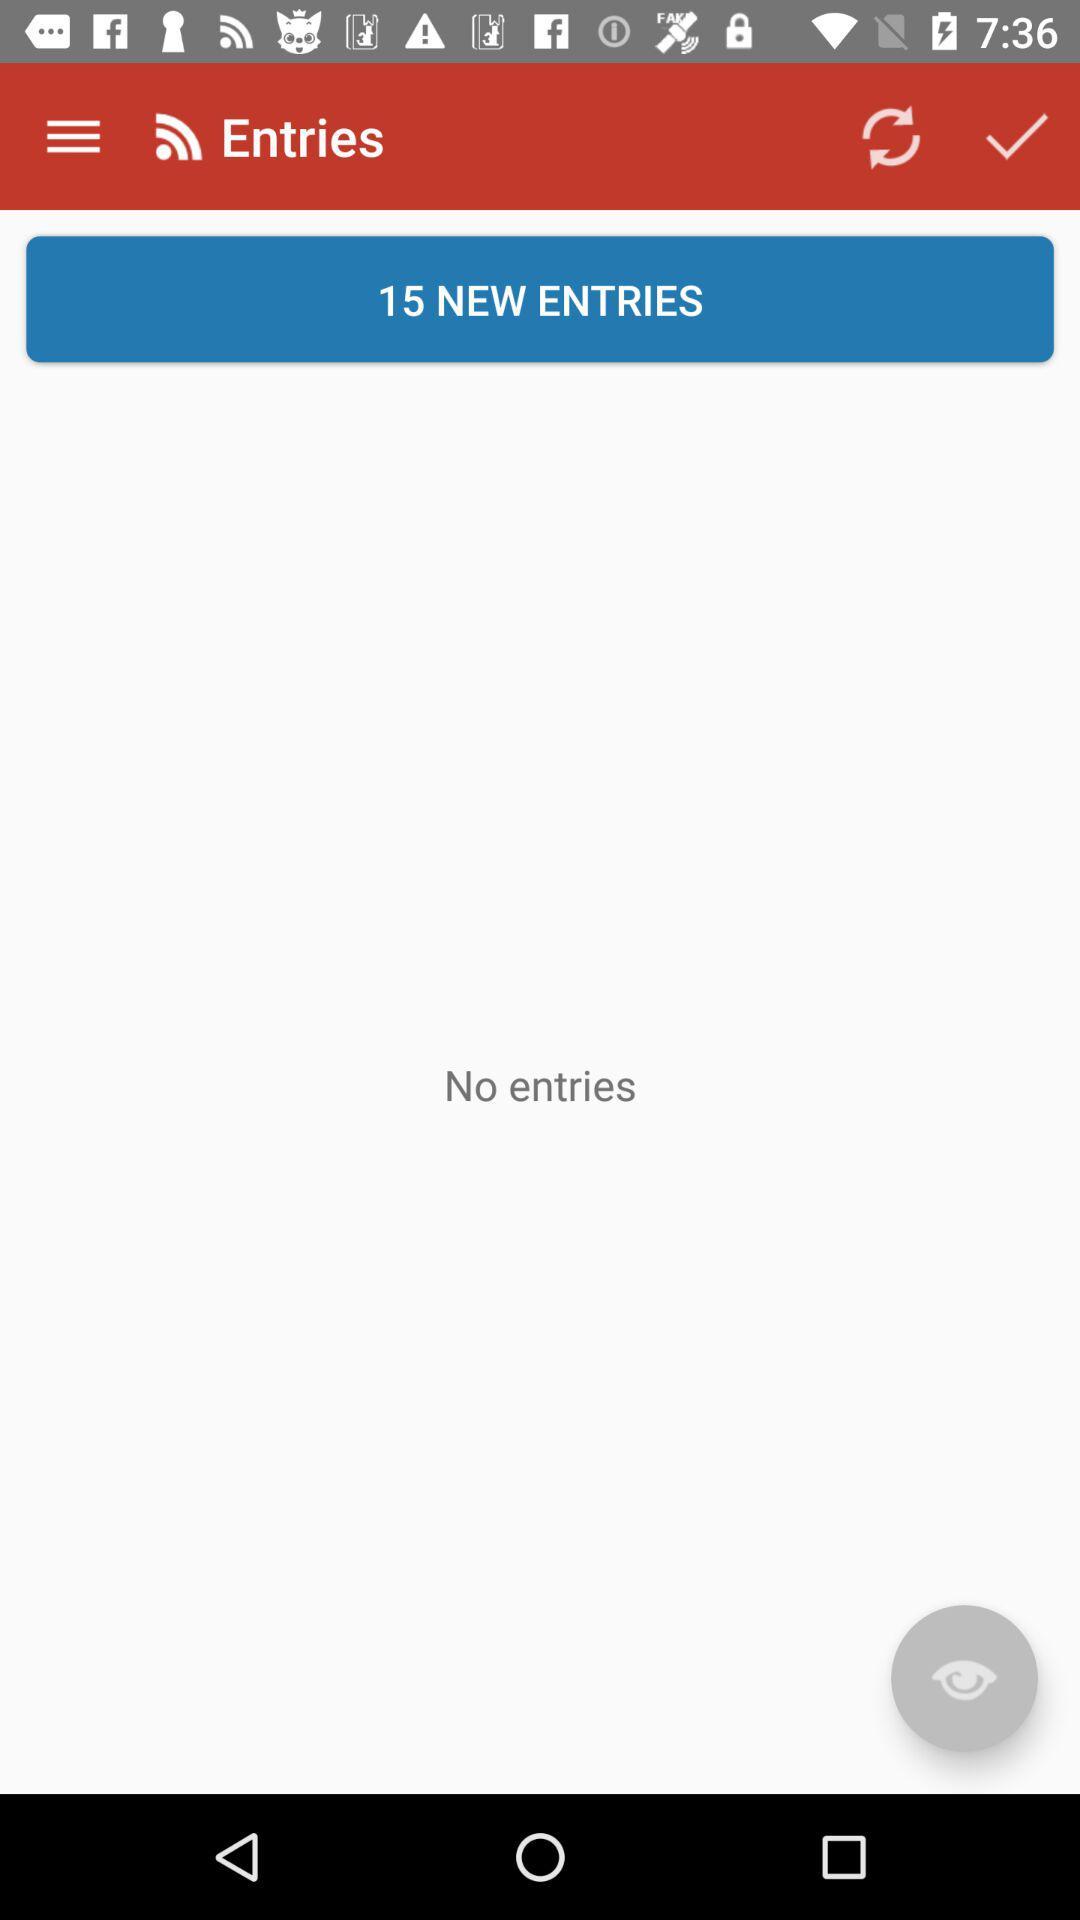  I want to click on button above the 15 new entries button, so click(1017, 135).